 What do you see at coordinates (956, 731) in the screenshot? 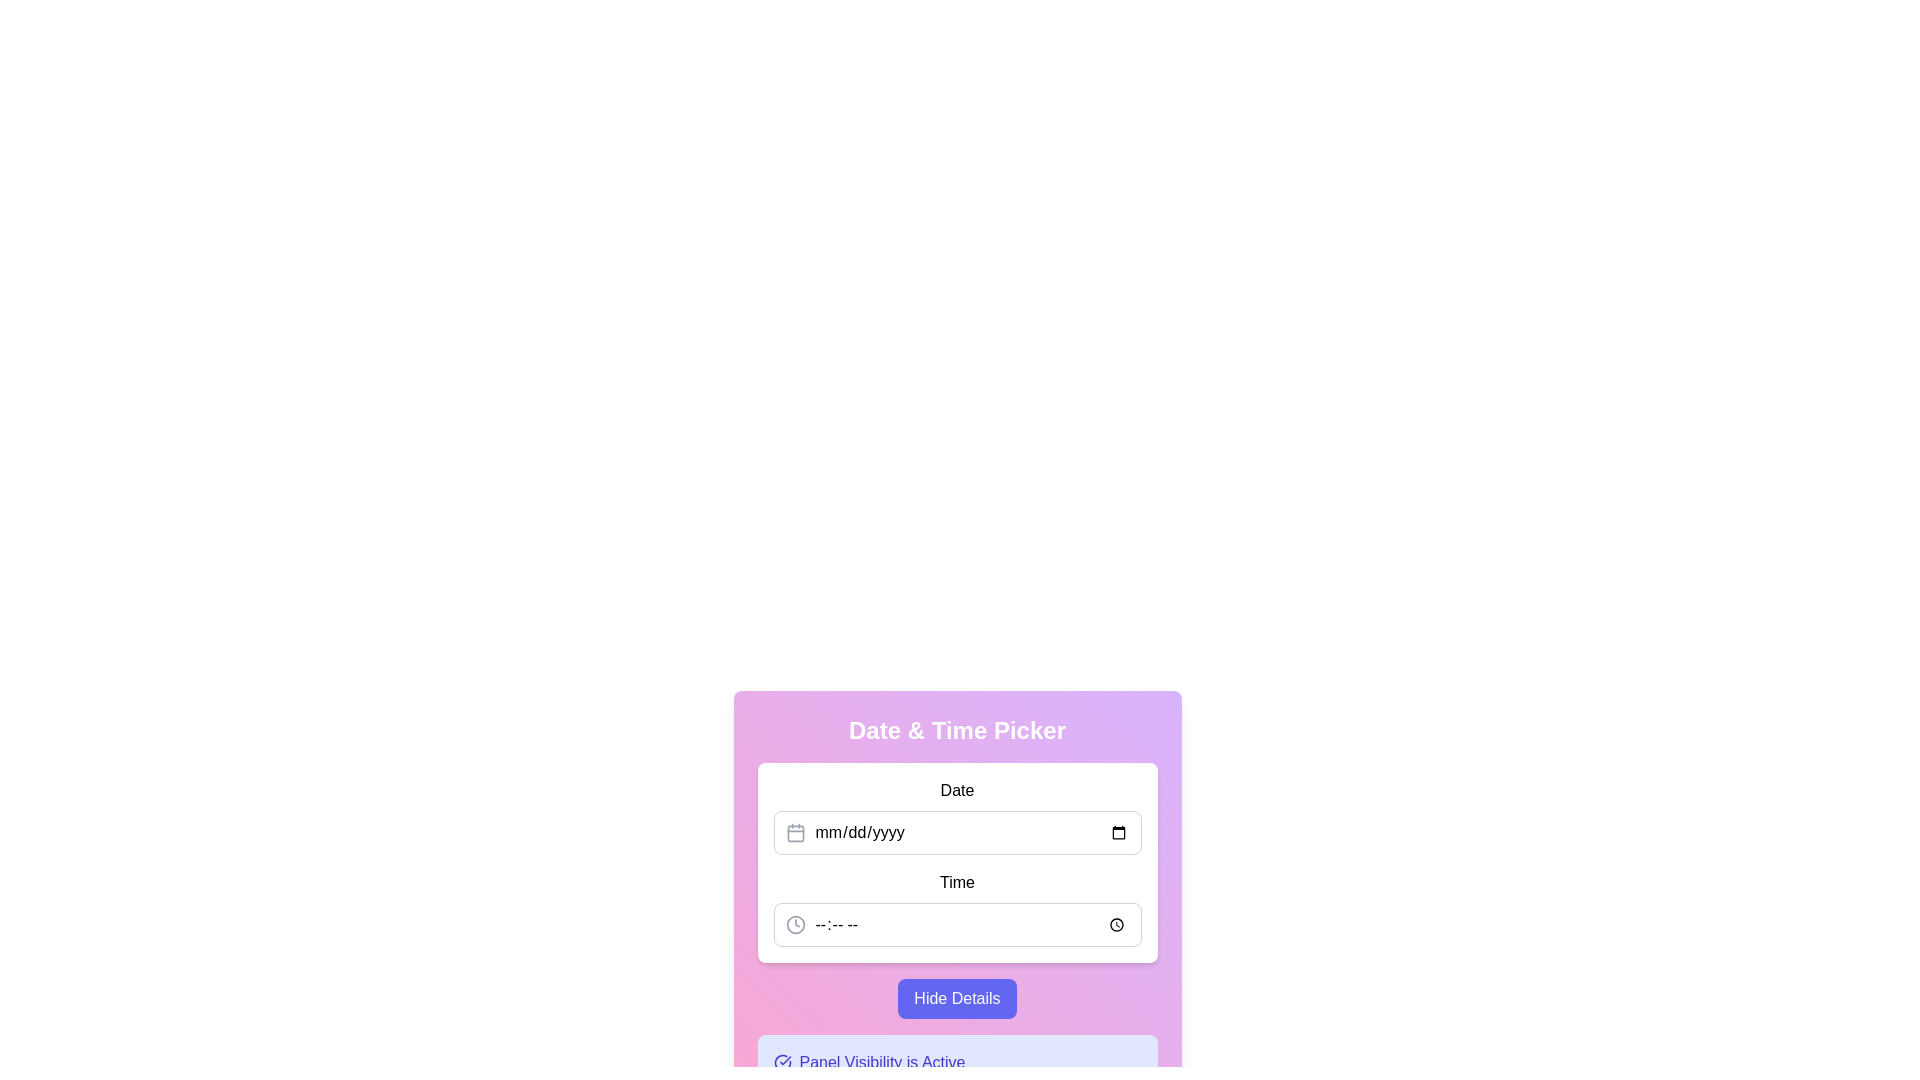
I see `the title text labeled 'Date & Time Picker', which is prominently displayed in a large, bold font with white color against a gradient purple and pink background at the top of the card-like component` at bounding box center [956, 731].